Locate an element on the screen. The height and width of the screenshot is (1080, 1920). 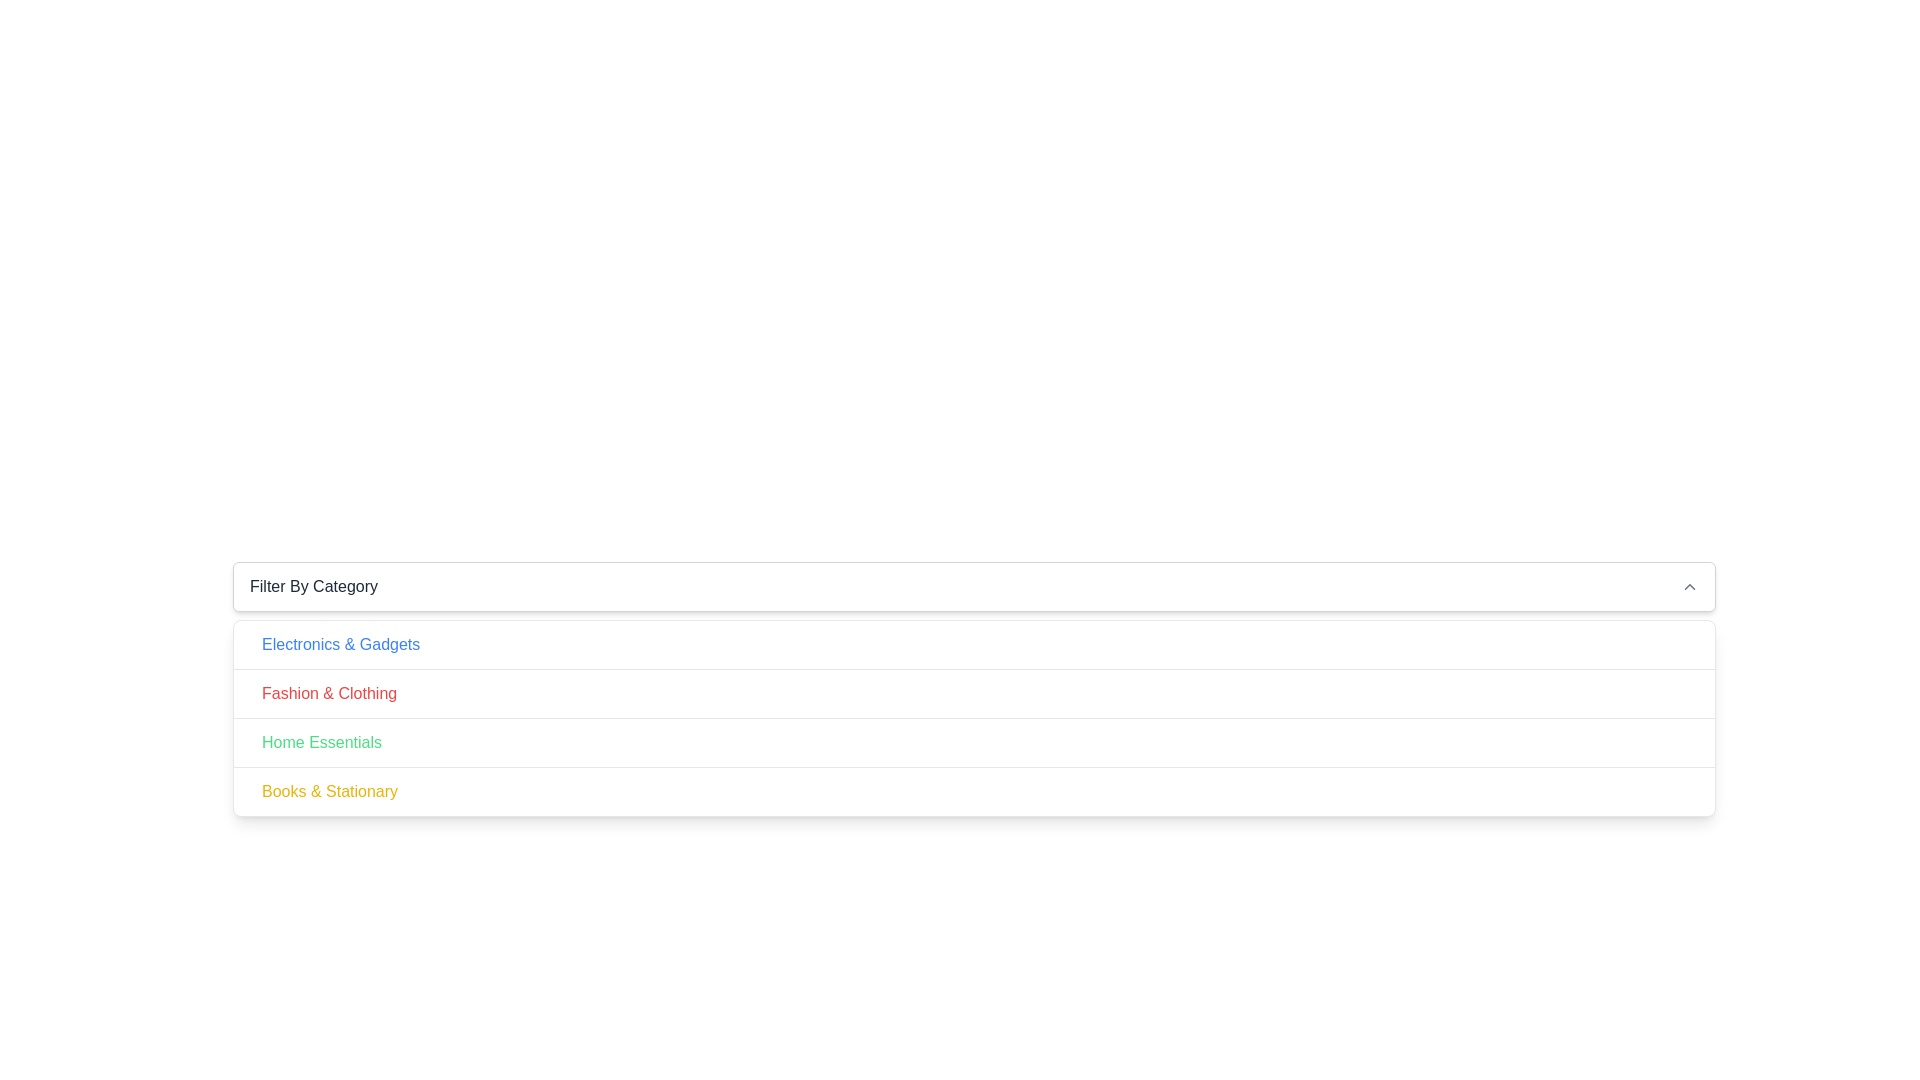
the small upward-facing chevron icon in the 'Filter By Category' header is located at coordinates (1688, 585).